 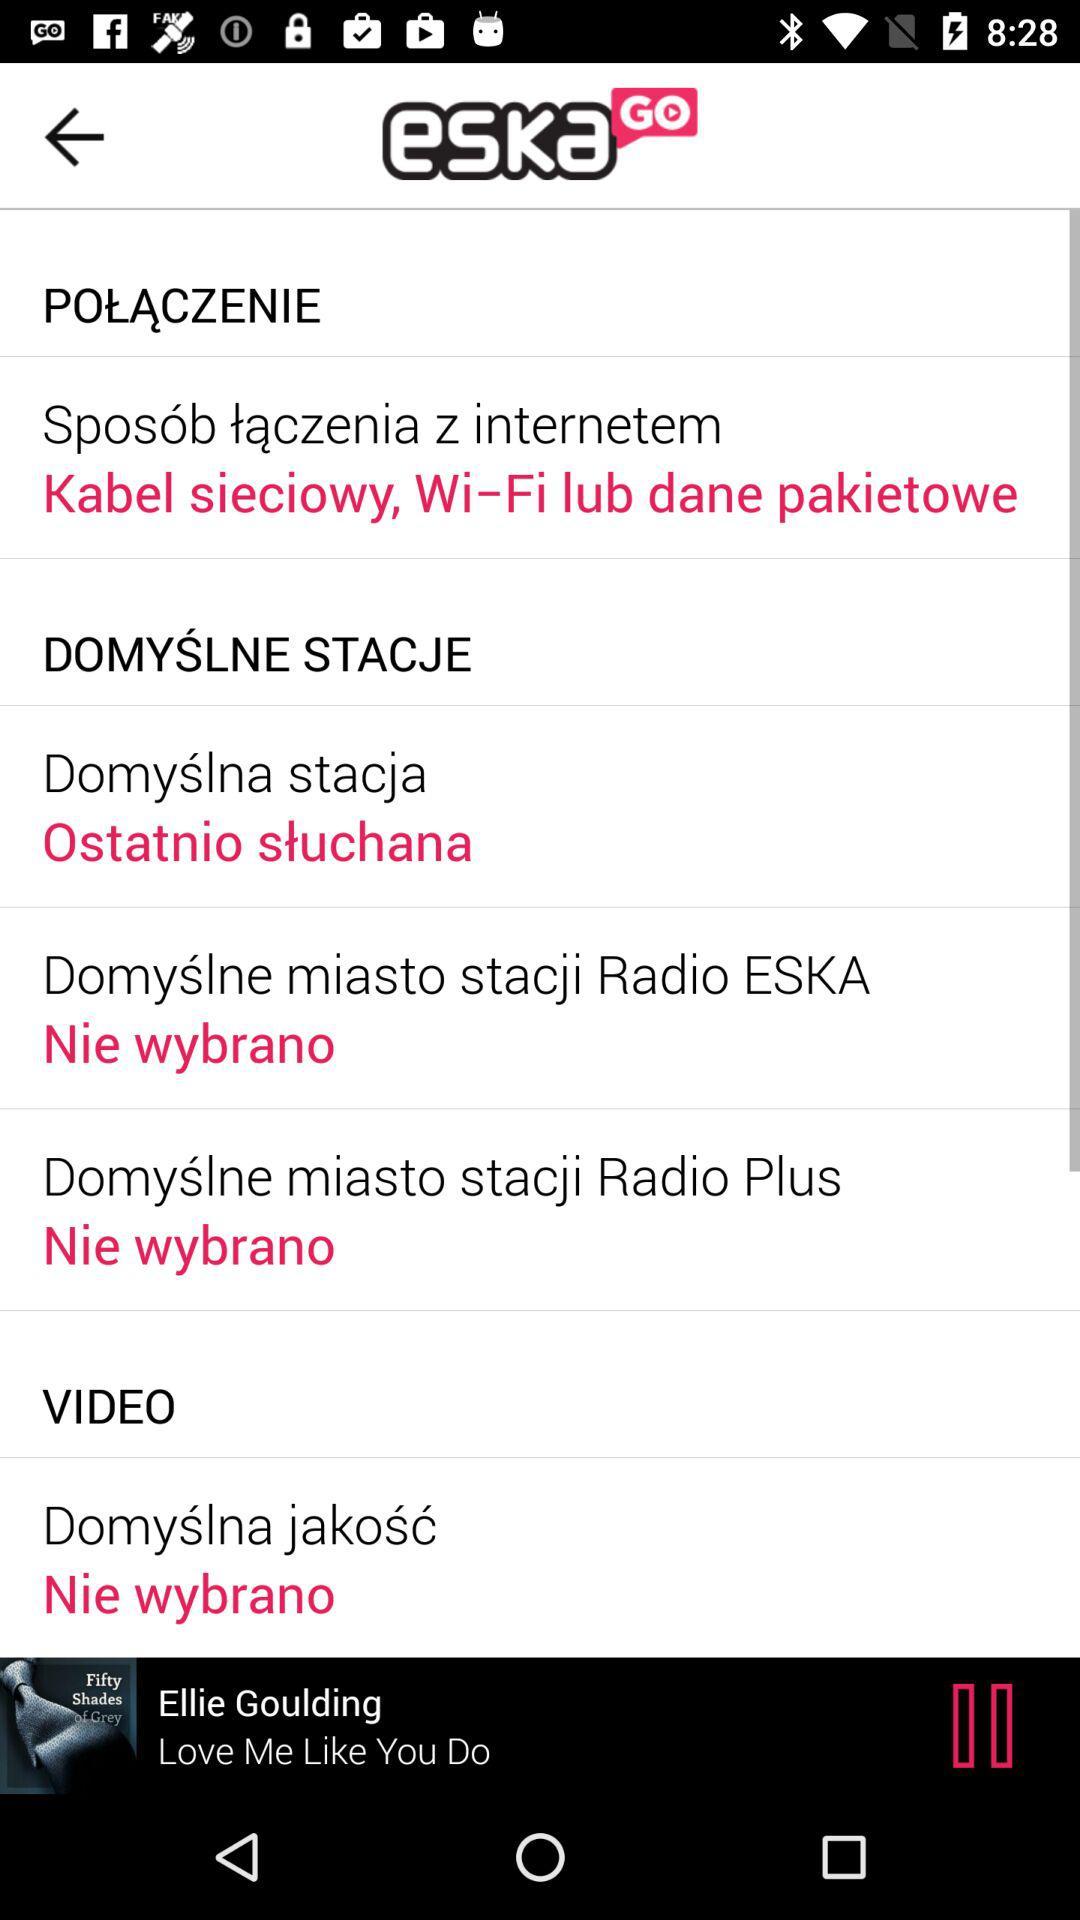 I want to click on the pause icon, so click(x=987, y=1724).